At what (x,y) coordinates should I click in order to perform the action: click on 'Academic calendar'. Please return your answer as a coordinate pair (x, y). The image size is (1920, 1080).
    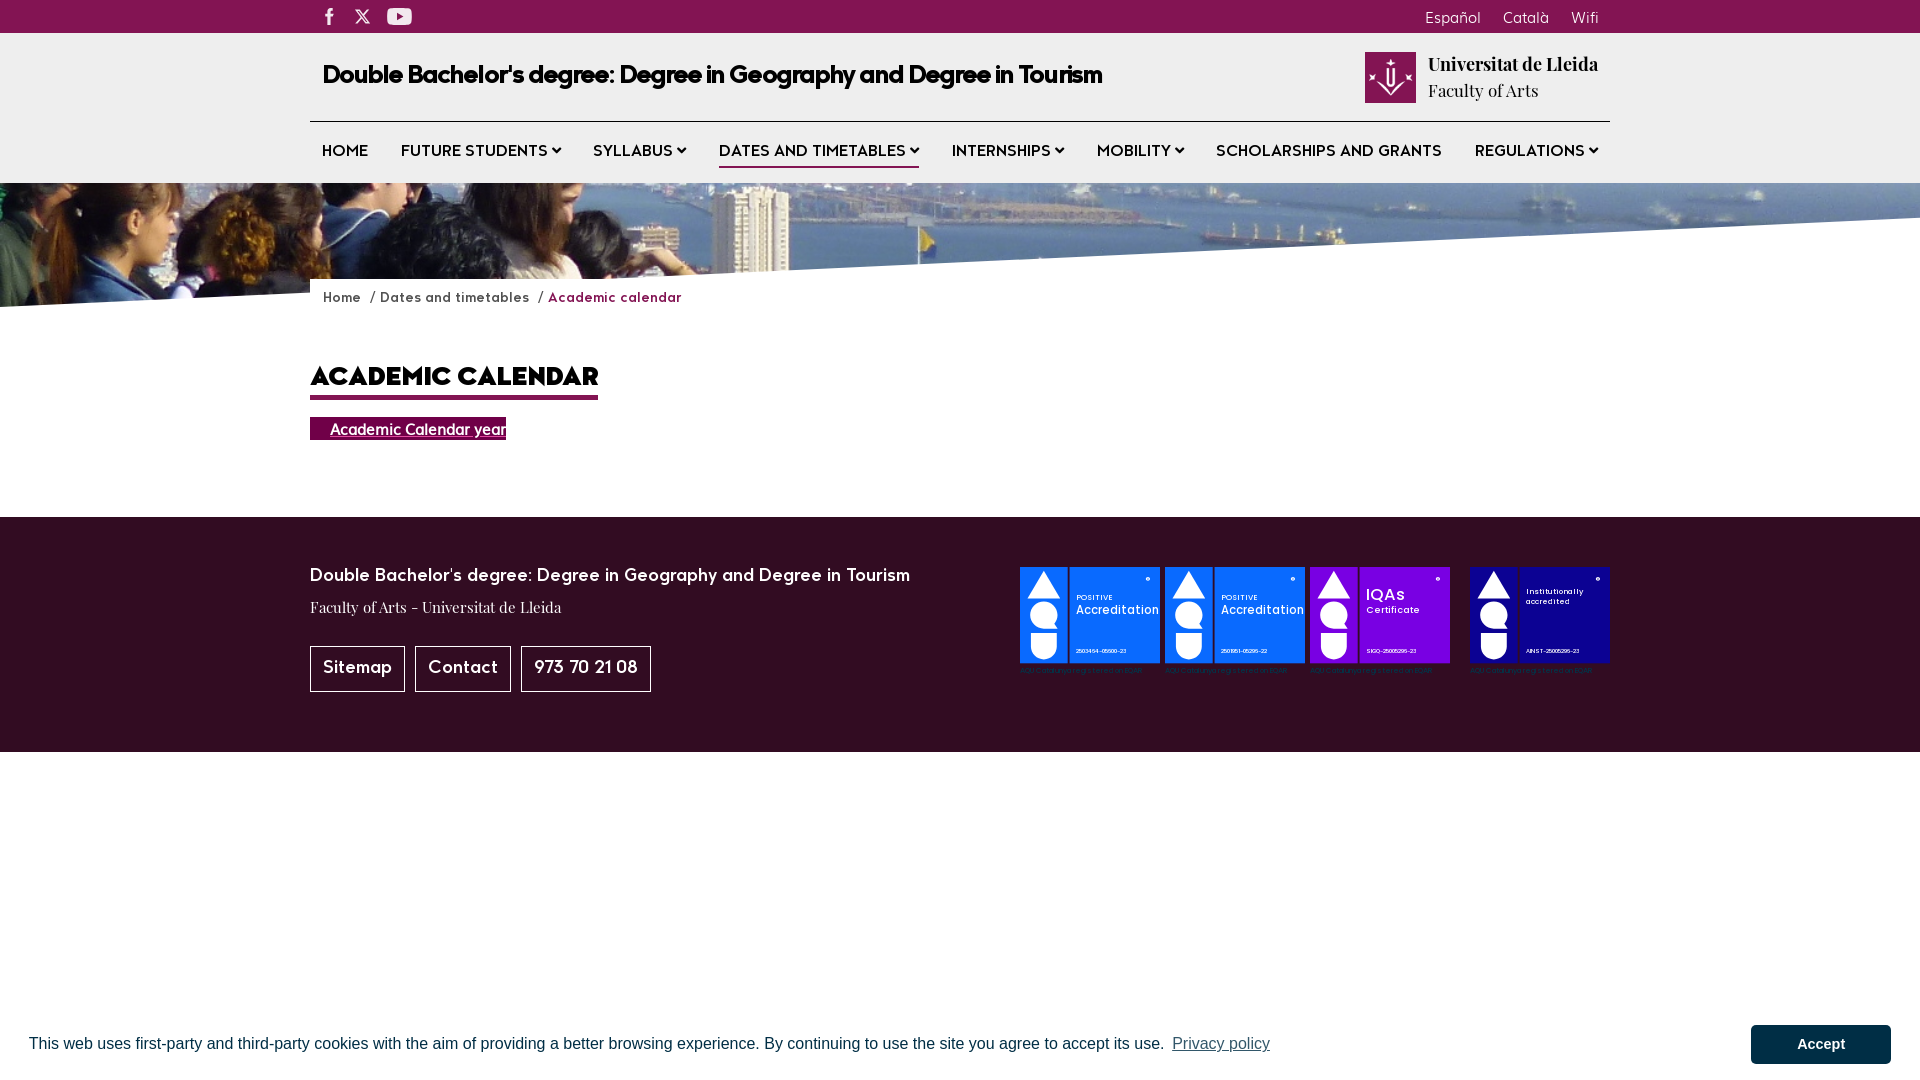
    Looking at the image, I should click on (613, 298).